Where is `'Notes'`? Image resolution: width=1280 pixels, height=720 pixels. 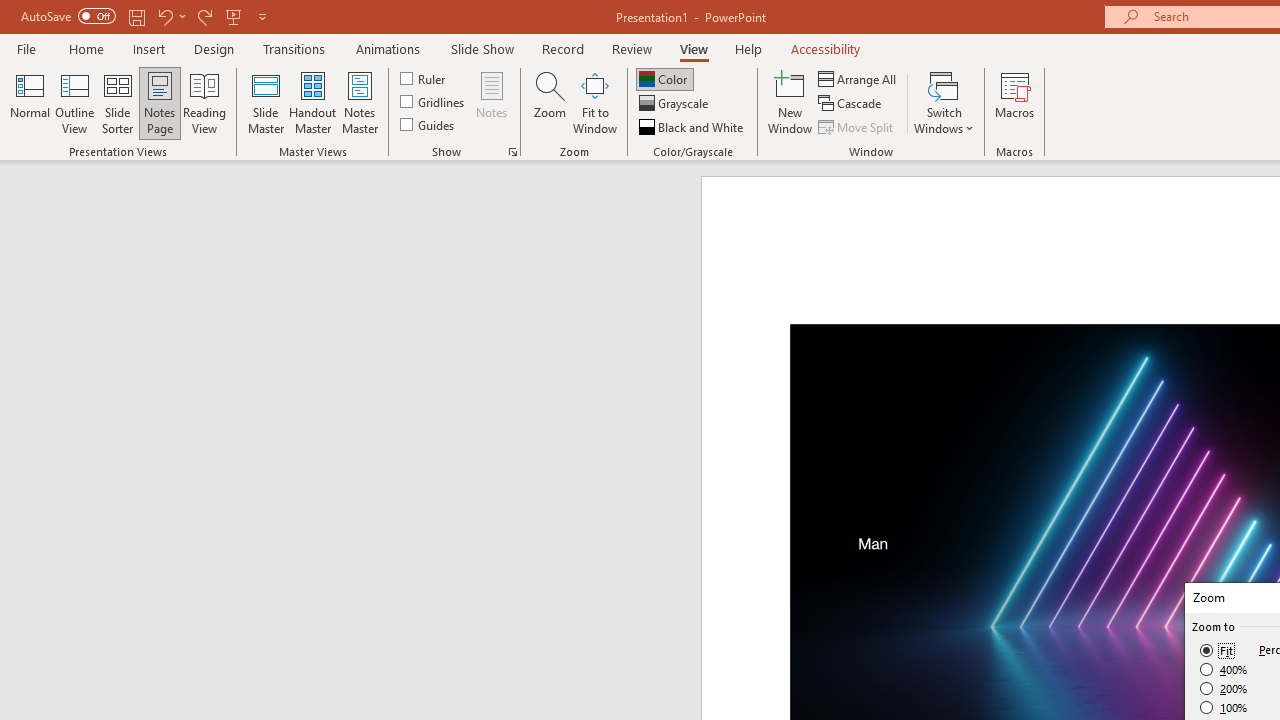 'Notes' is located at coordinates (492, 103).